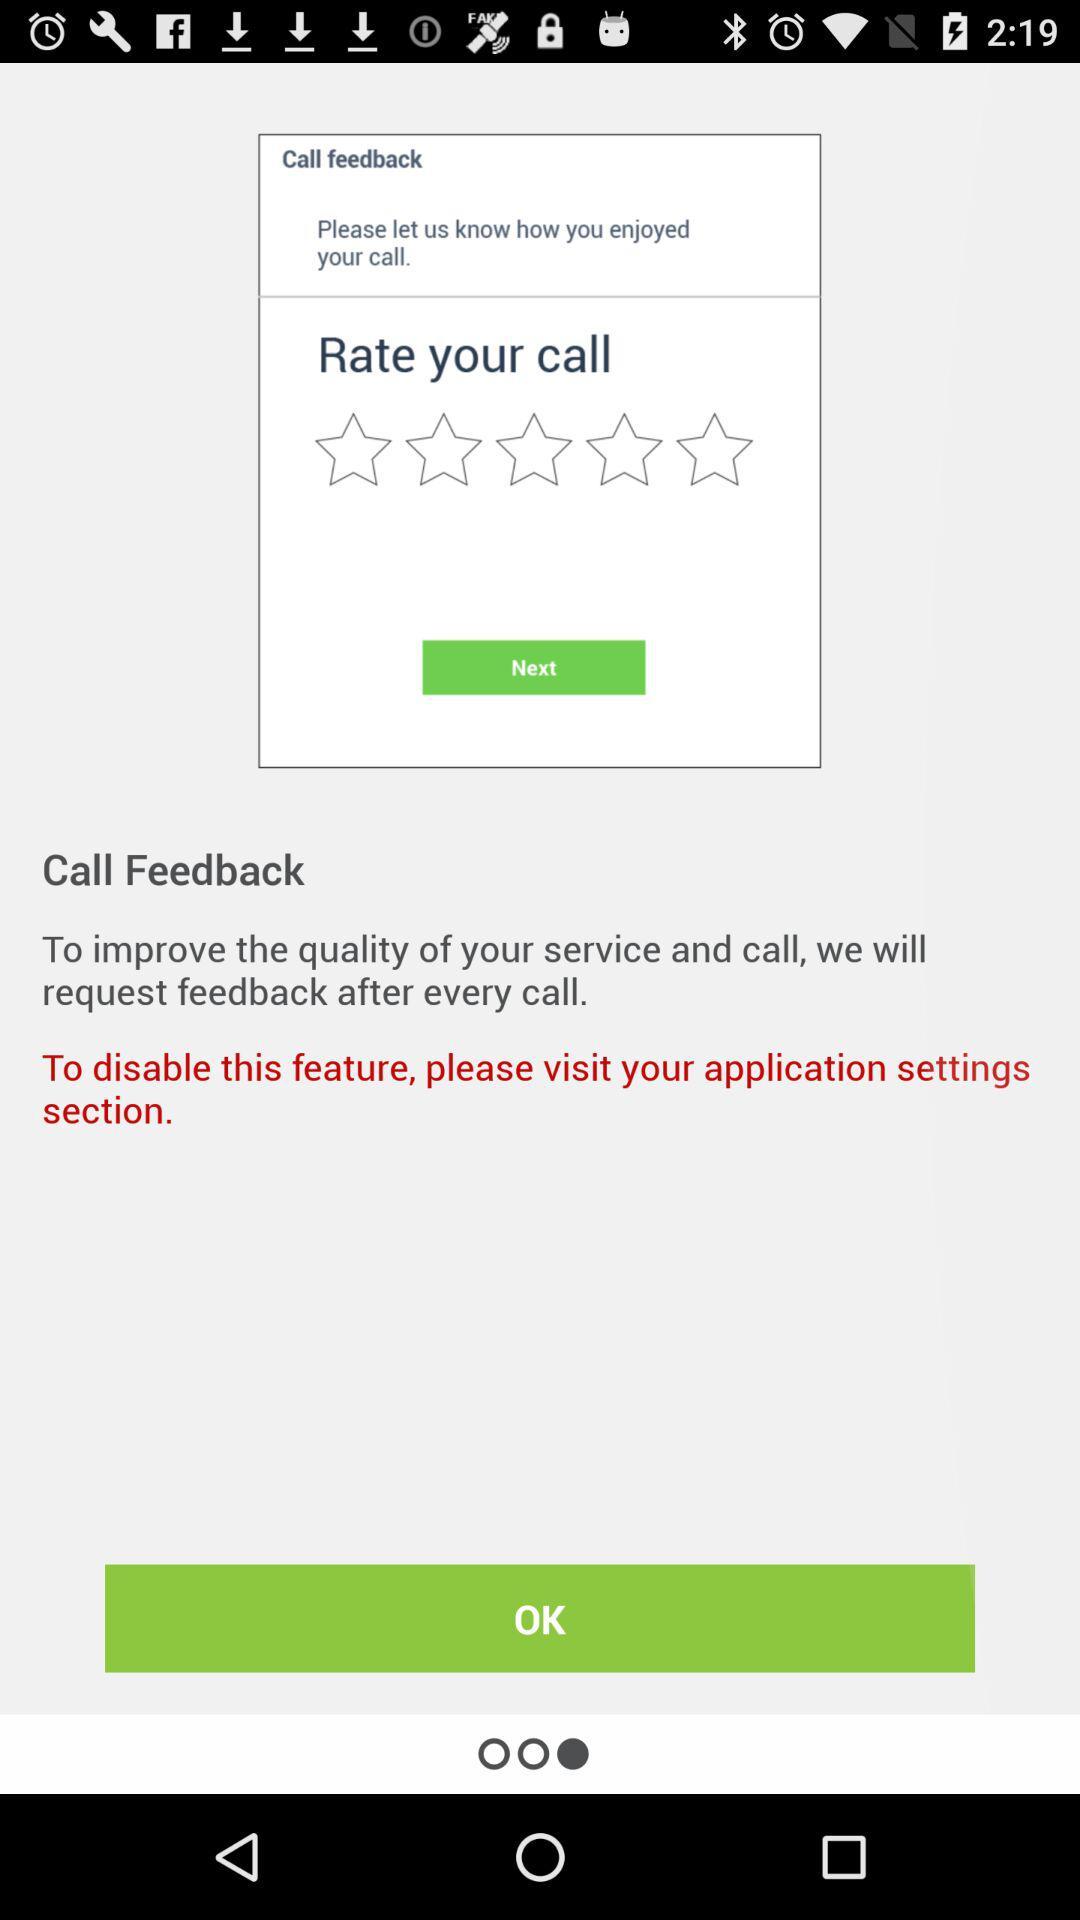 This screenshot has width=1080, height=1920. Describe the element at coordinates (540, 1618) in the screenshot. I see `the icon below to disable this app` at that location.